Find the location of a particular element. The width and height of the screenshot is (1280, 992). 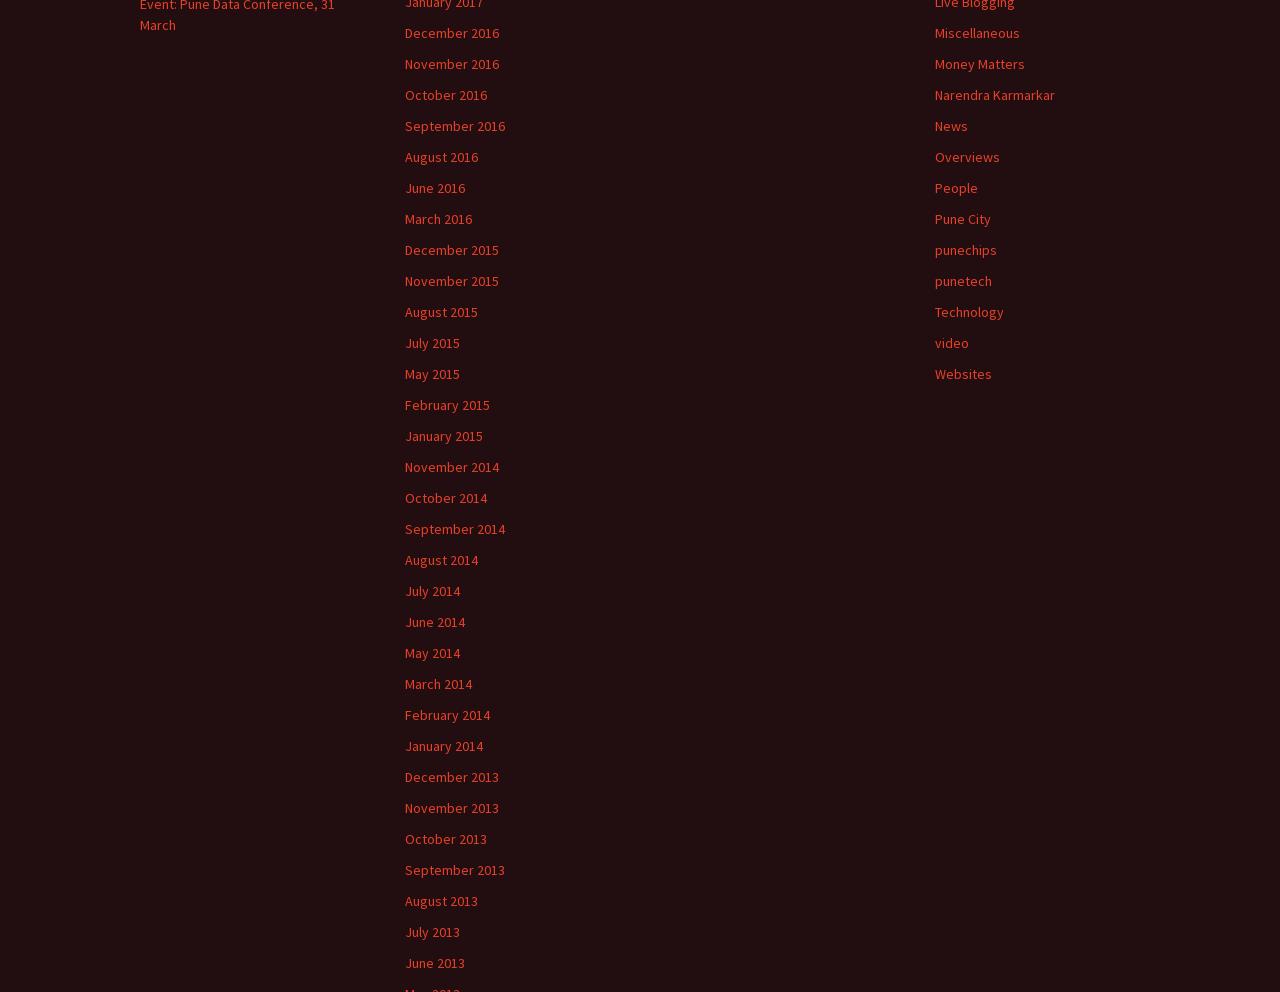

'video' is located at coordinates (951, 342).